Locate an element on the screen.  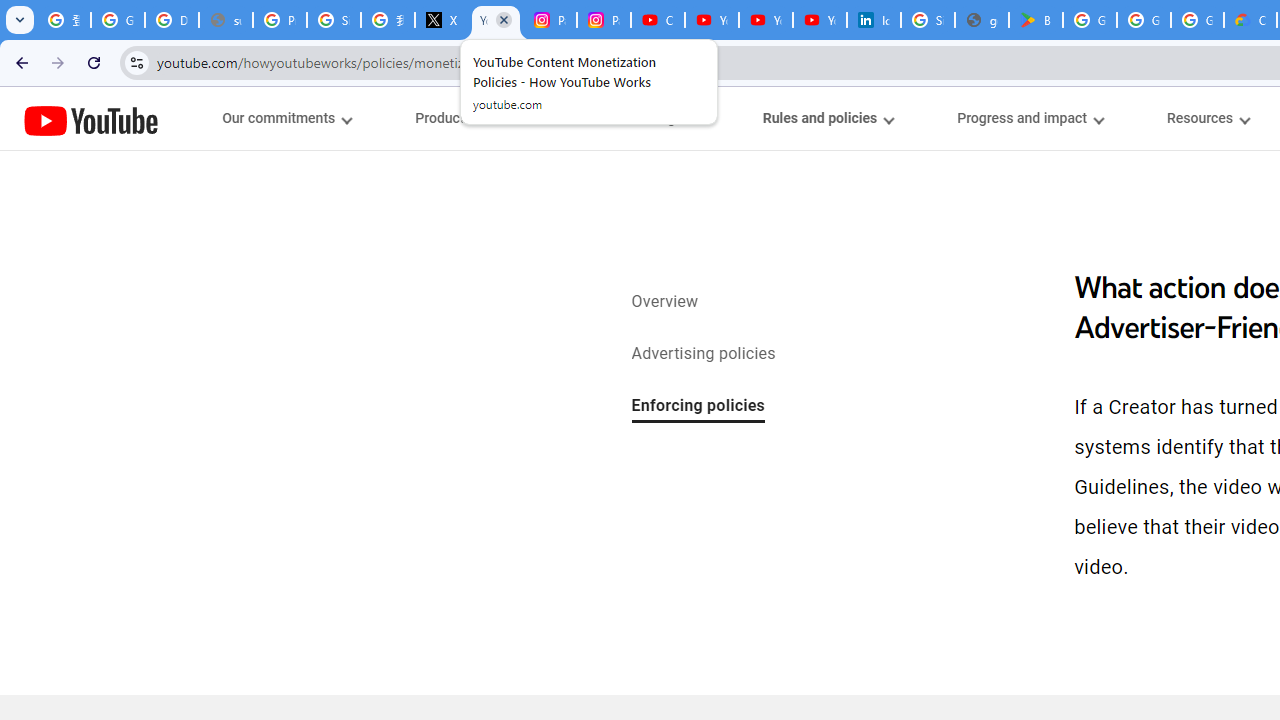
'support.google.com - Network error' is located at coordinates (225, 20).